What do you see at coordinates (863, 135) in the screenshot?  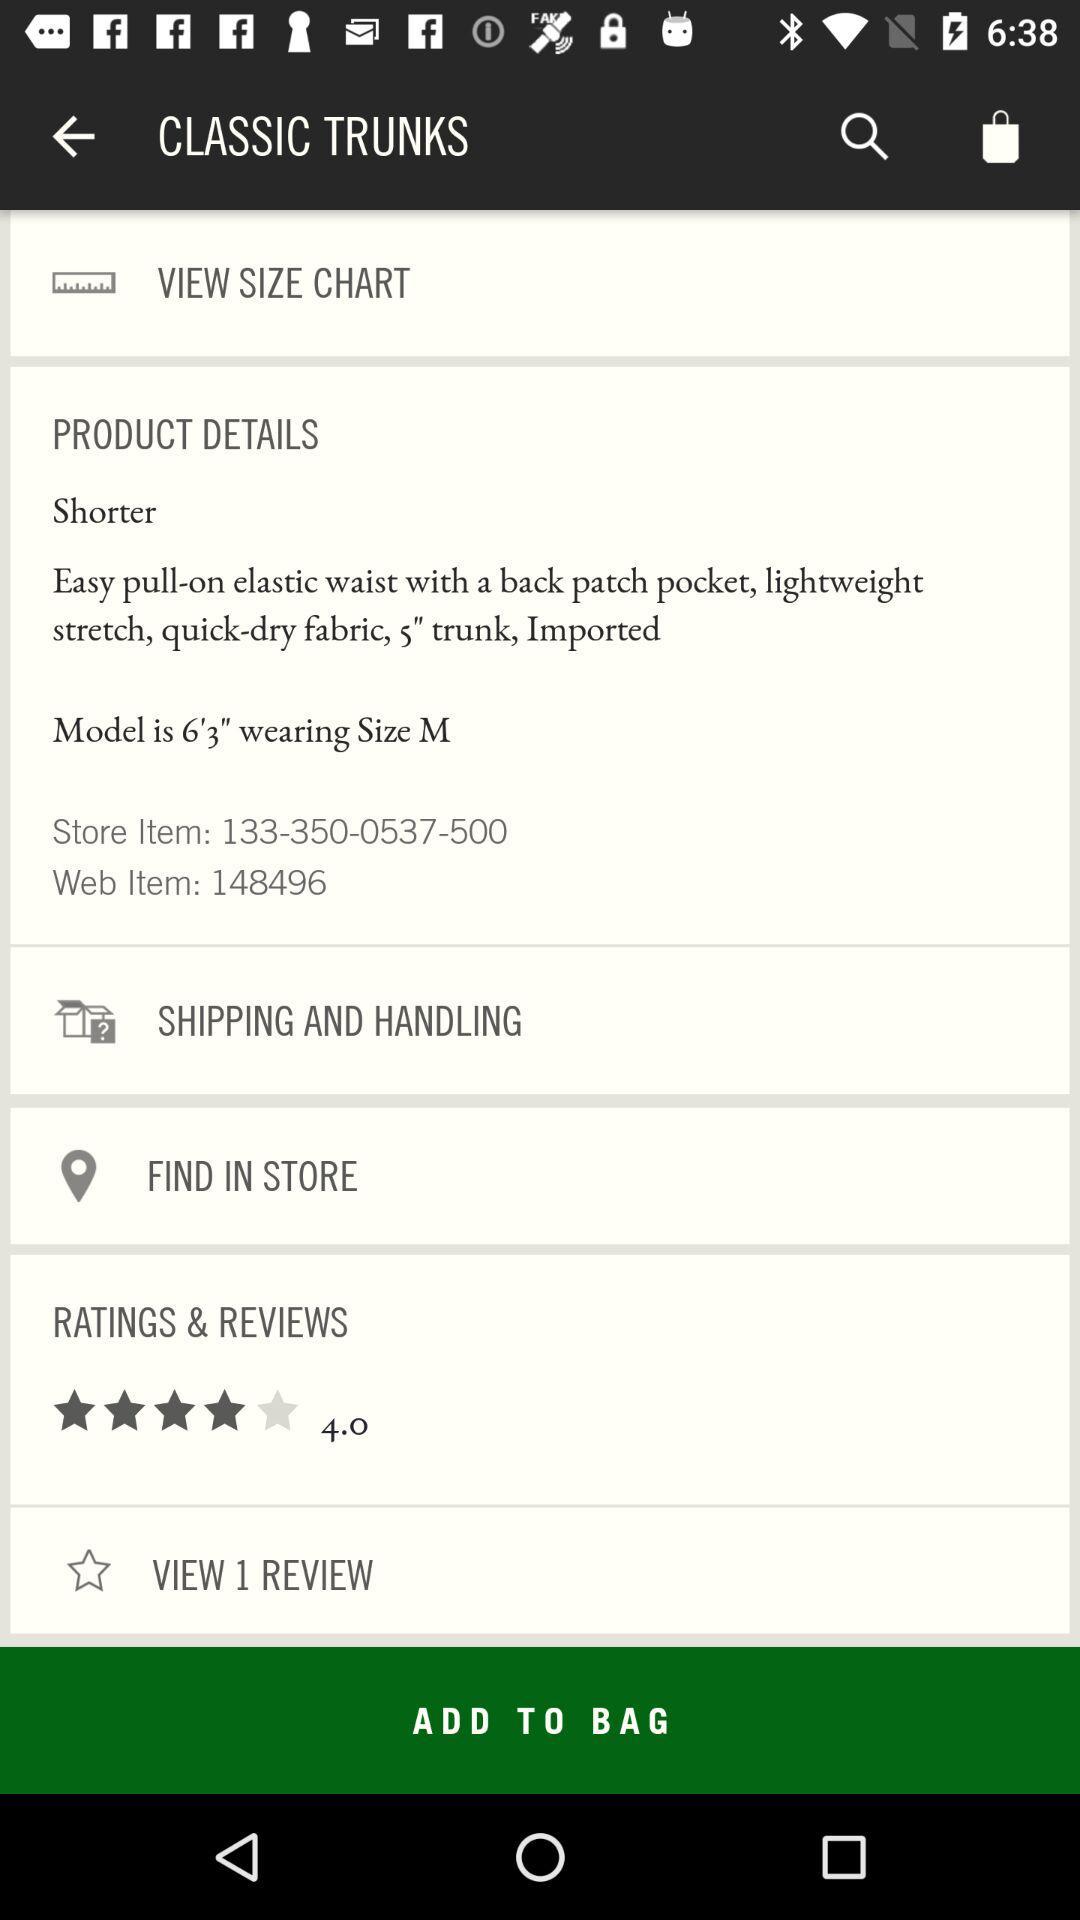 I see `the icon next to classic trunks item` at bounding box center [863, 135].